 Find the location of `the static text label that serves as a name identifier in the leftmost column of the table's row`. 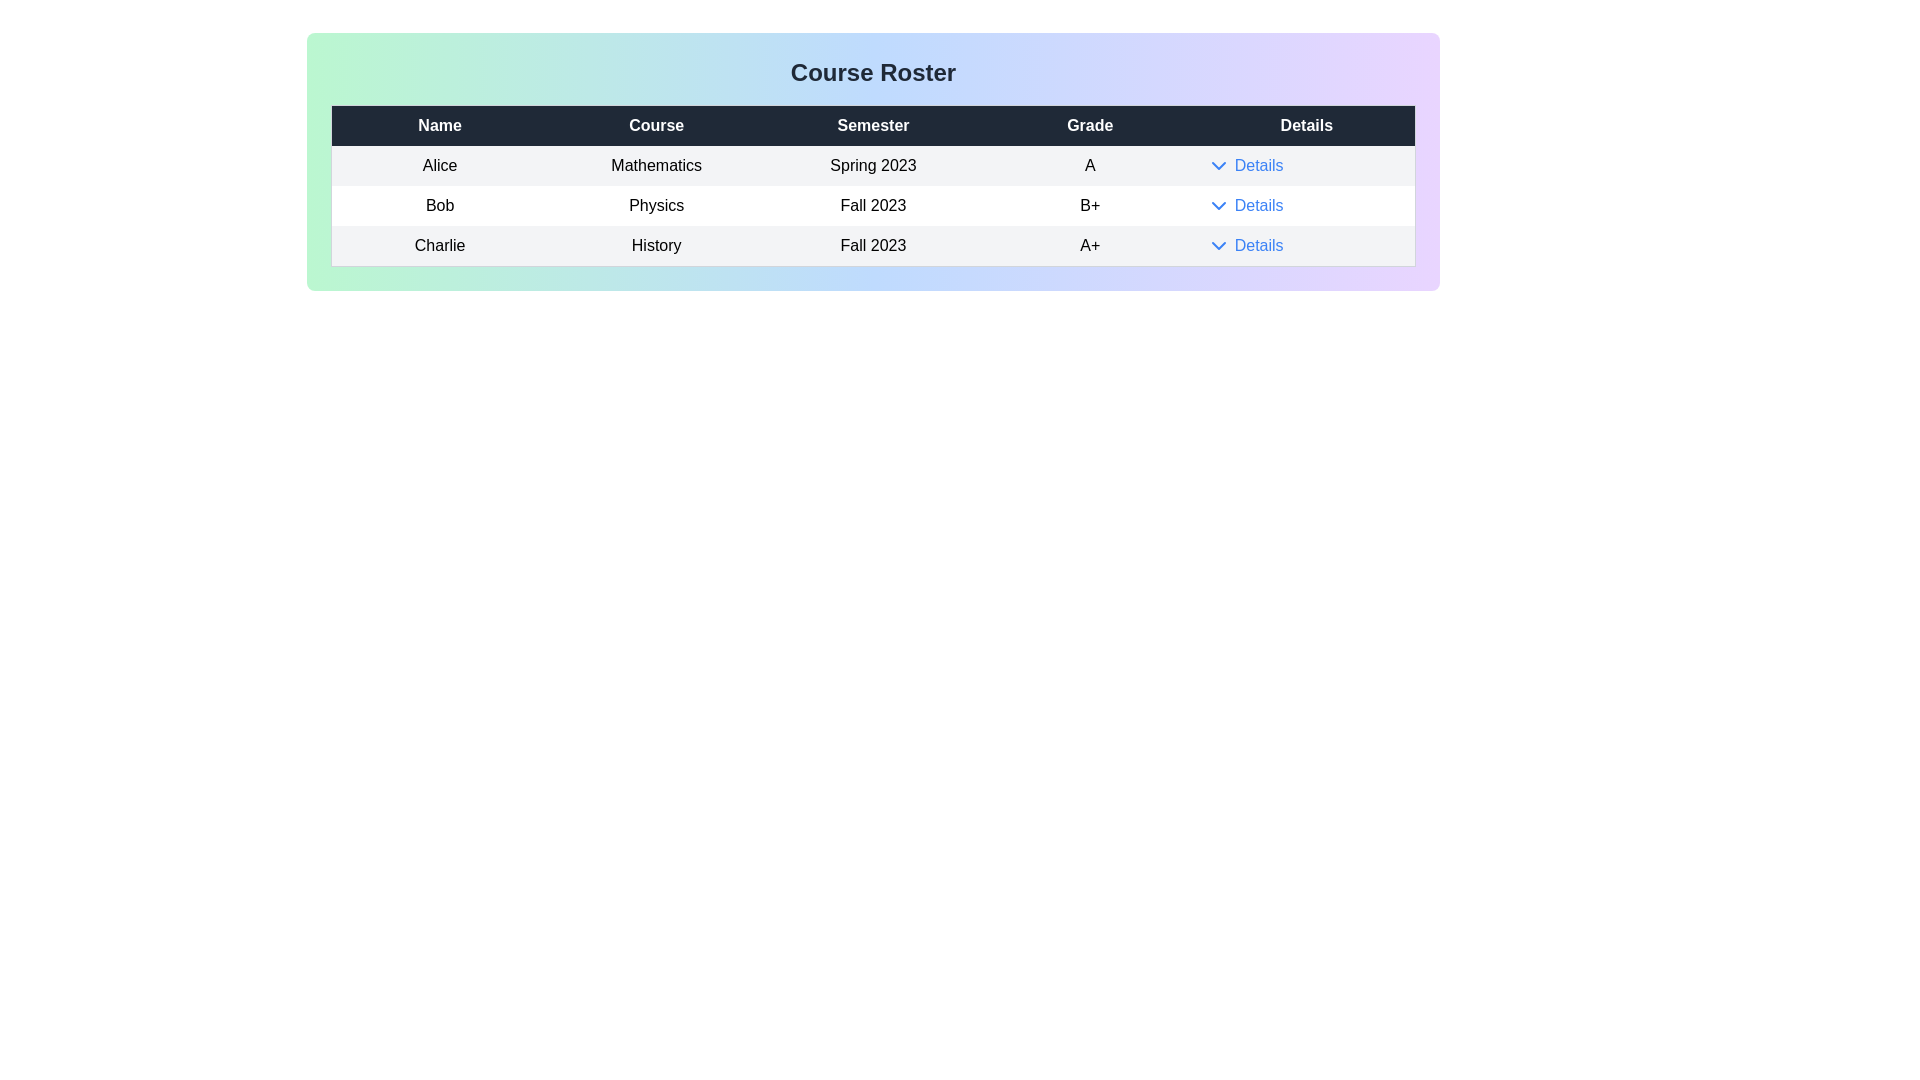

the static text label that serves as a name identifier in the leftmost column of the table's row is located at coordinates (438, 245).